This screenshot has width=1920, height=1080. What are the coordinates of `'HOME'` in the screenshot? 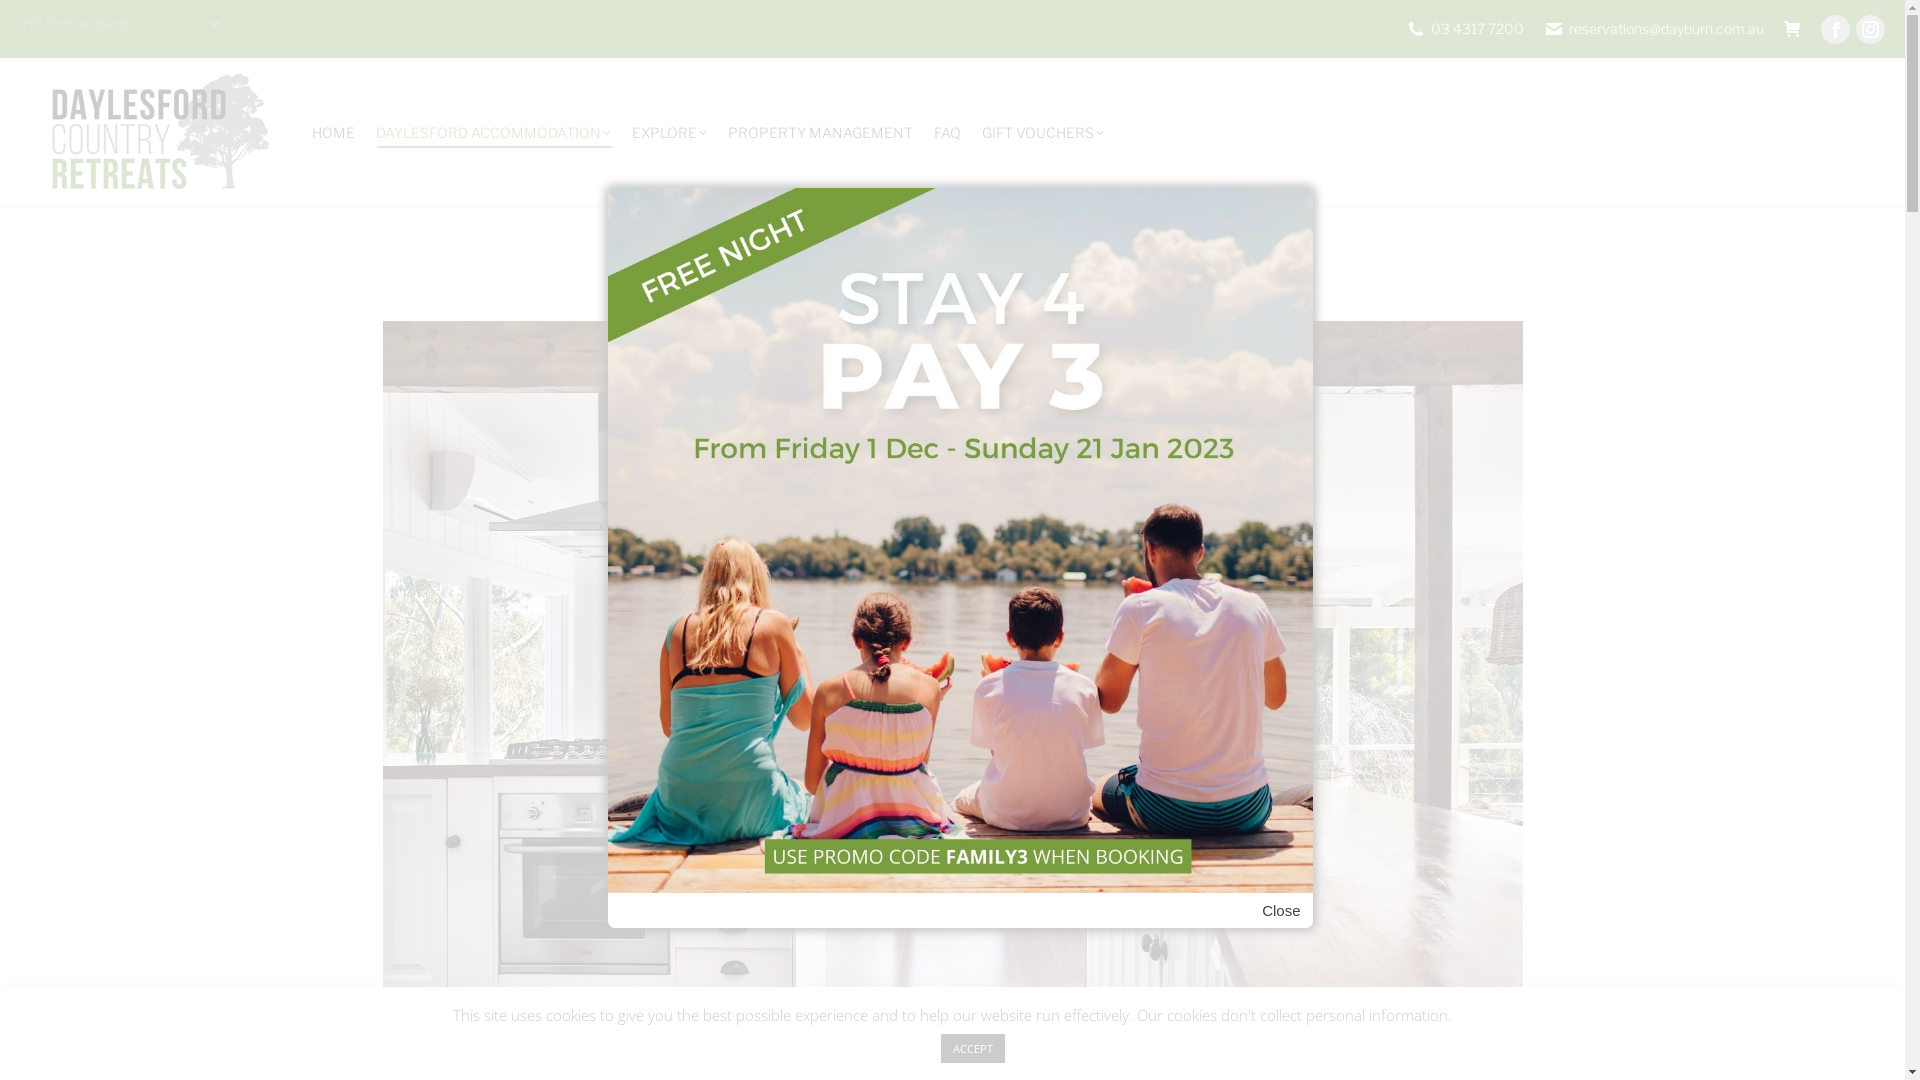 It's located at (333, 132).